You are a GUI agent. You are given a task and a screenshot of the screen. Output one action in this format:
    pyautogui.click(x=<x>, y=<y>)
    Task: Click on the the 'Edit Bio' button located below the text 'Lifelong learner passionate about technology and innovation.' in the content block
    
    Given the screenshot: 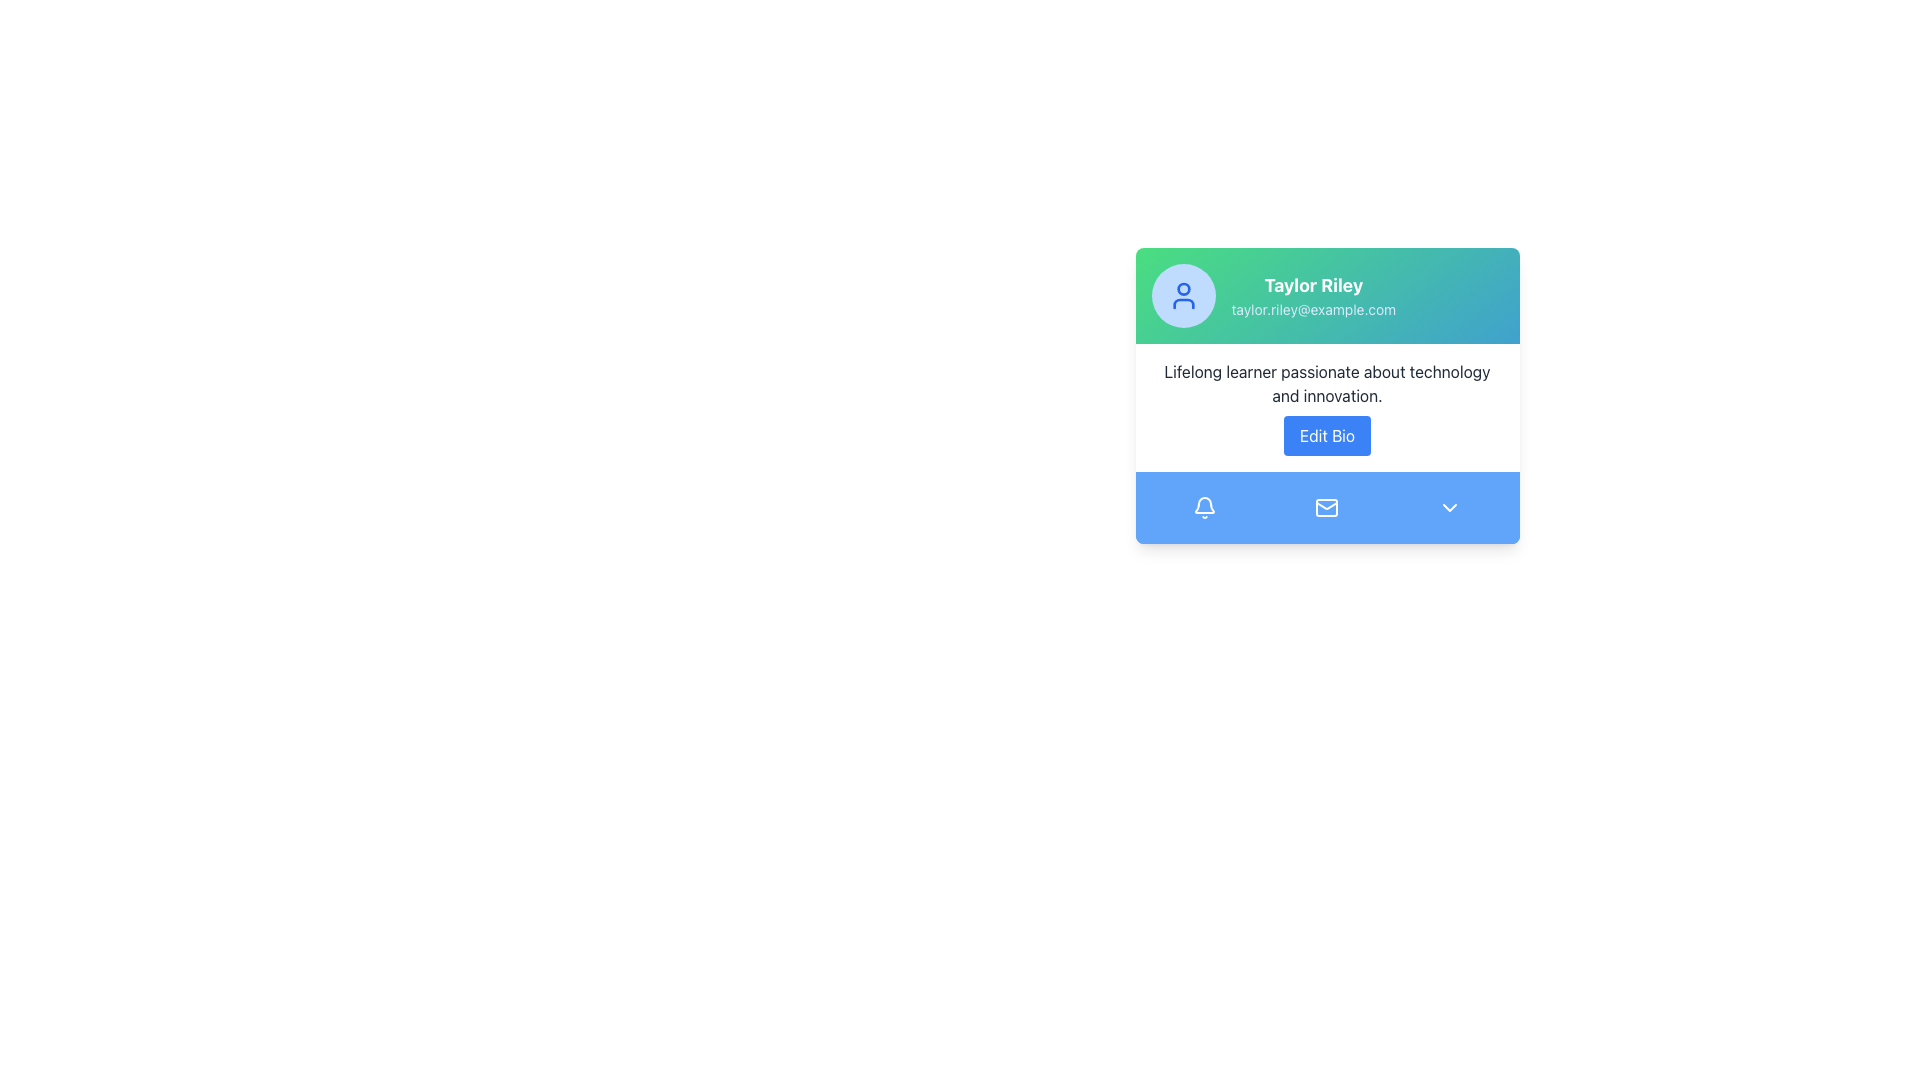 What is the action you would take?
    pyautogui.click(x=1327, y=407)
    